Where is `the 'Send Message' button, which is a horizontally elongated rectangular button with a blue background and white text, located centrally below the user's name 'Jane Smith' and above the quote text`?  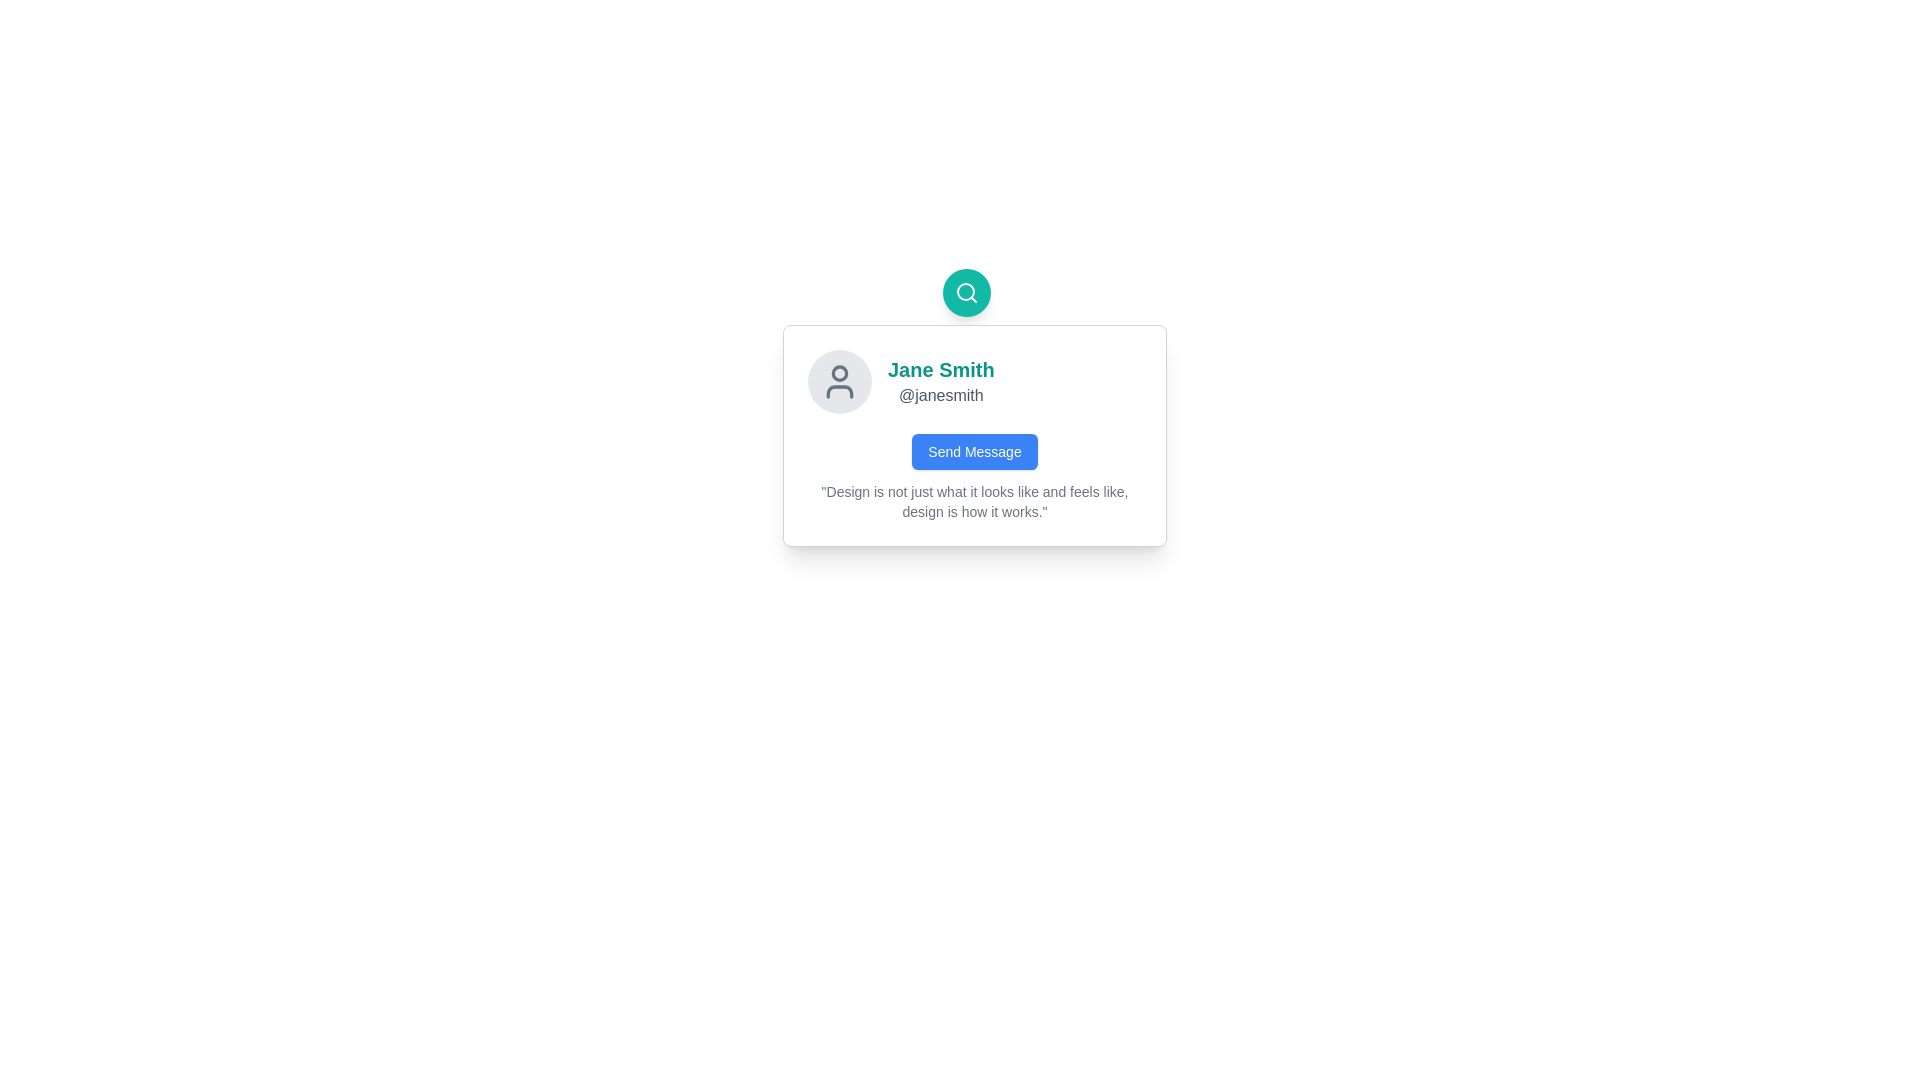
the 'Send Message' button, which is a horizontally elongated rectangular button with a blue background and white text, located centrally below the user's name 'Jane Smith' and above the quote text is located at coordinates (974, 451).